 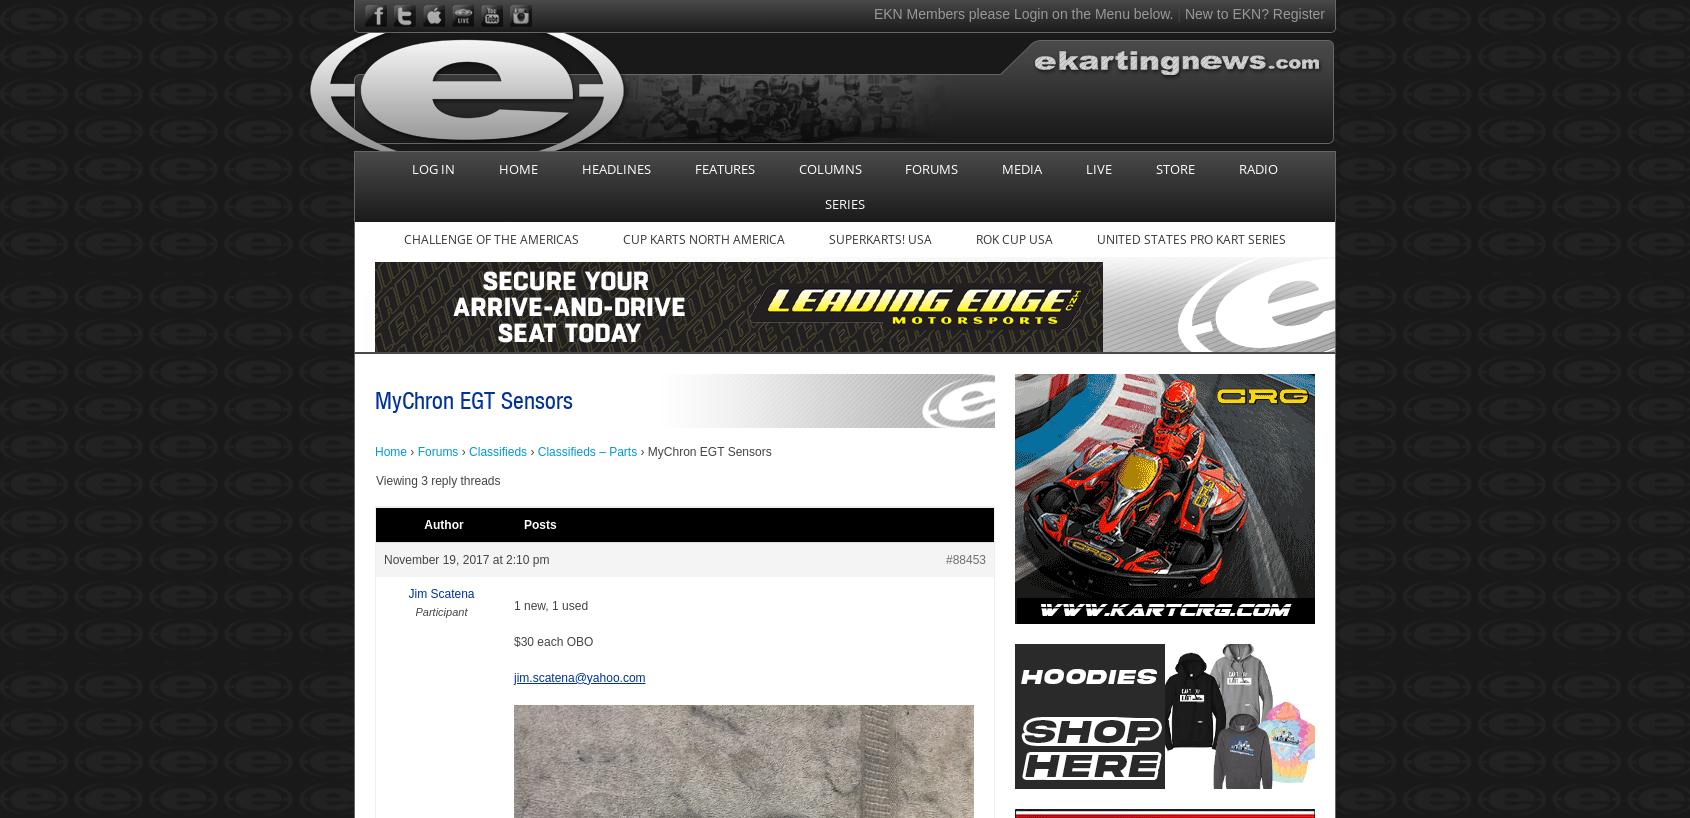 I want to click on 'HOME', so click(x=516, y=167).